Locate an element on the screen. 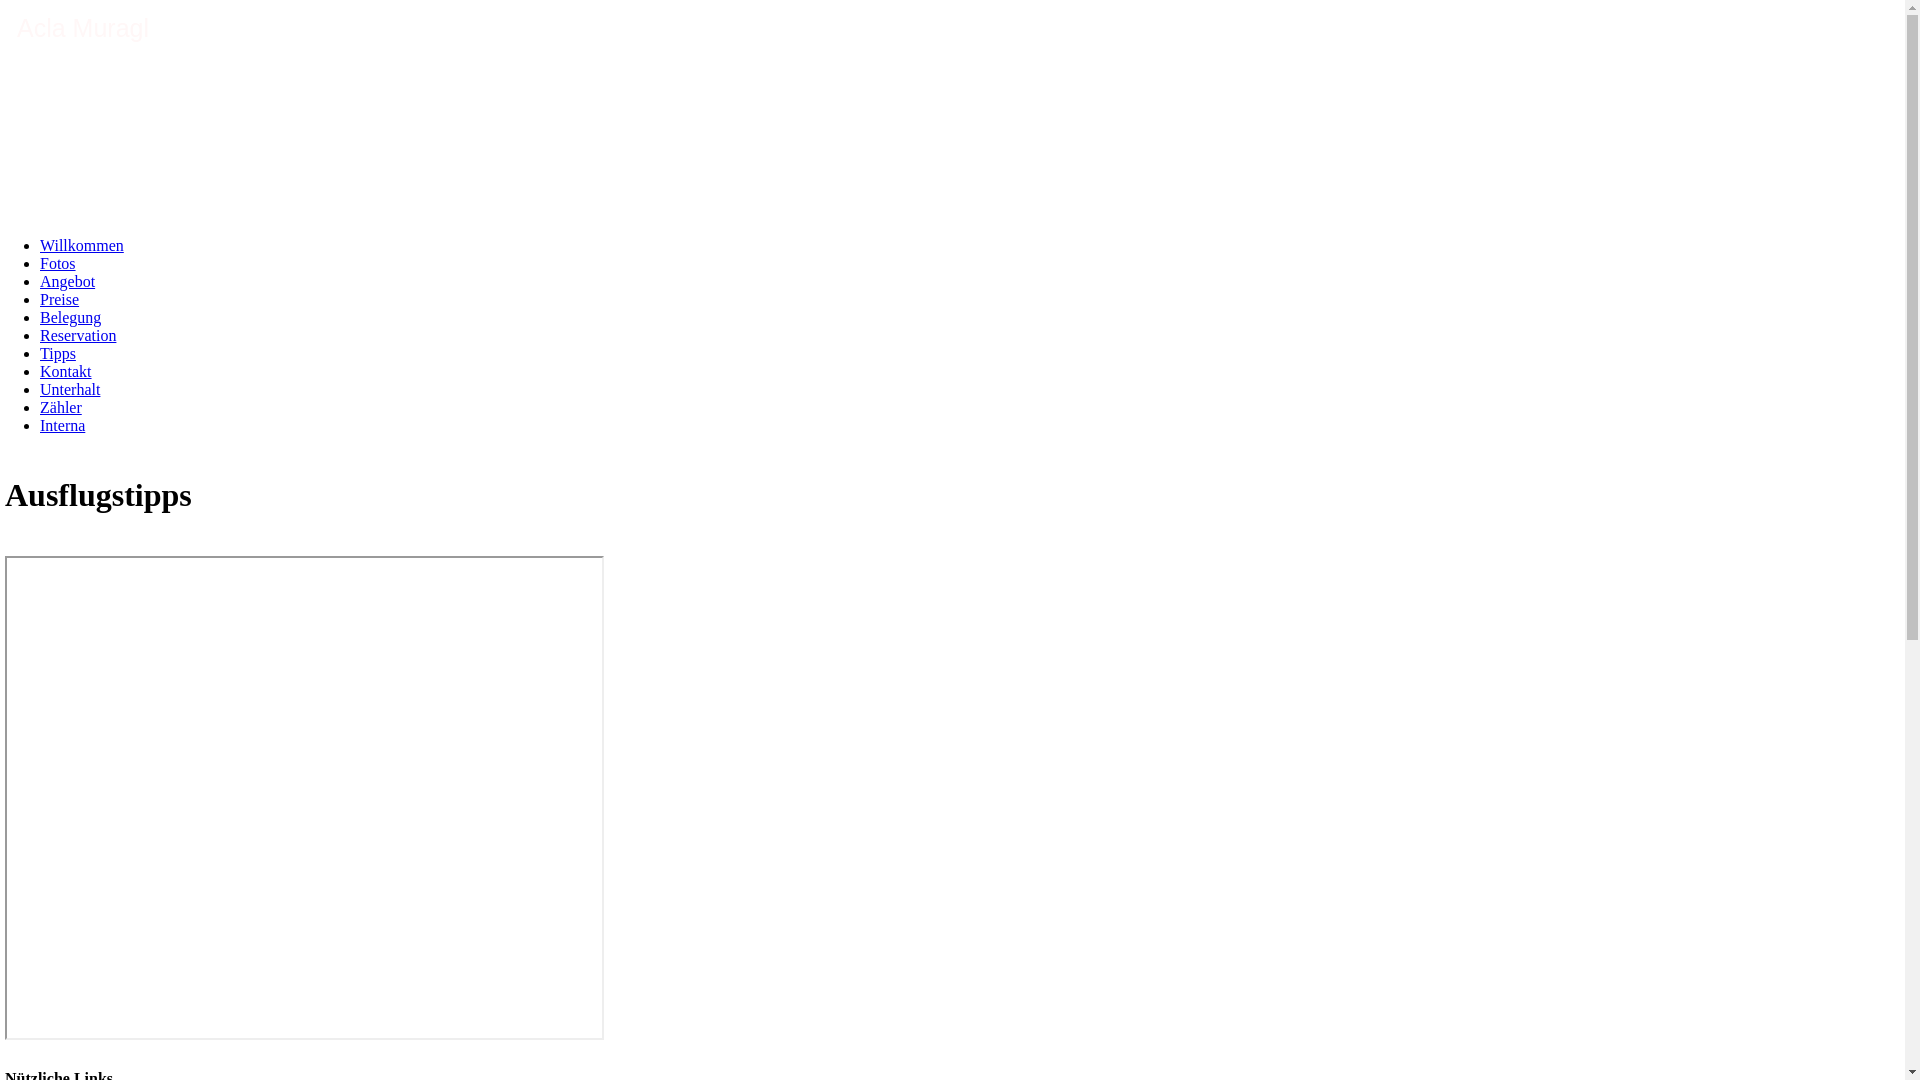  'Reservation' is located at coordinates (39, 334).